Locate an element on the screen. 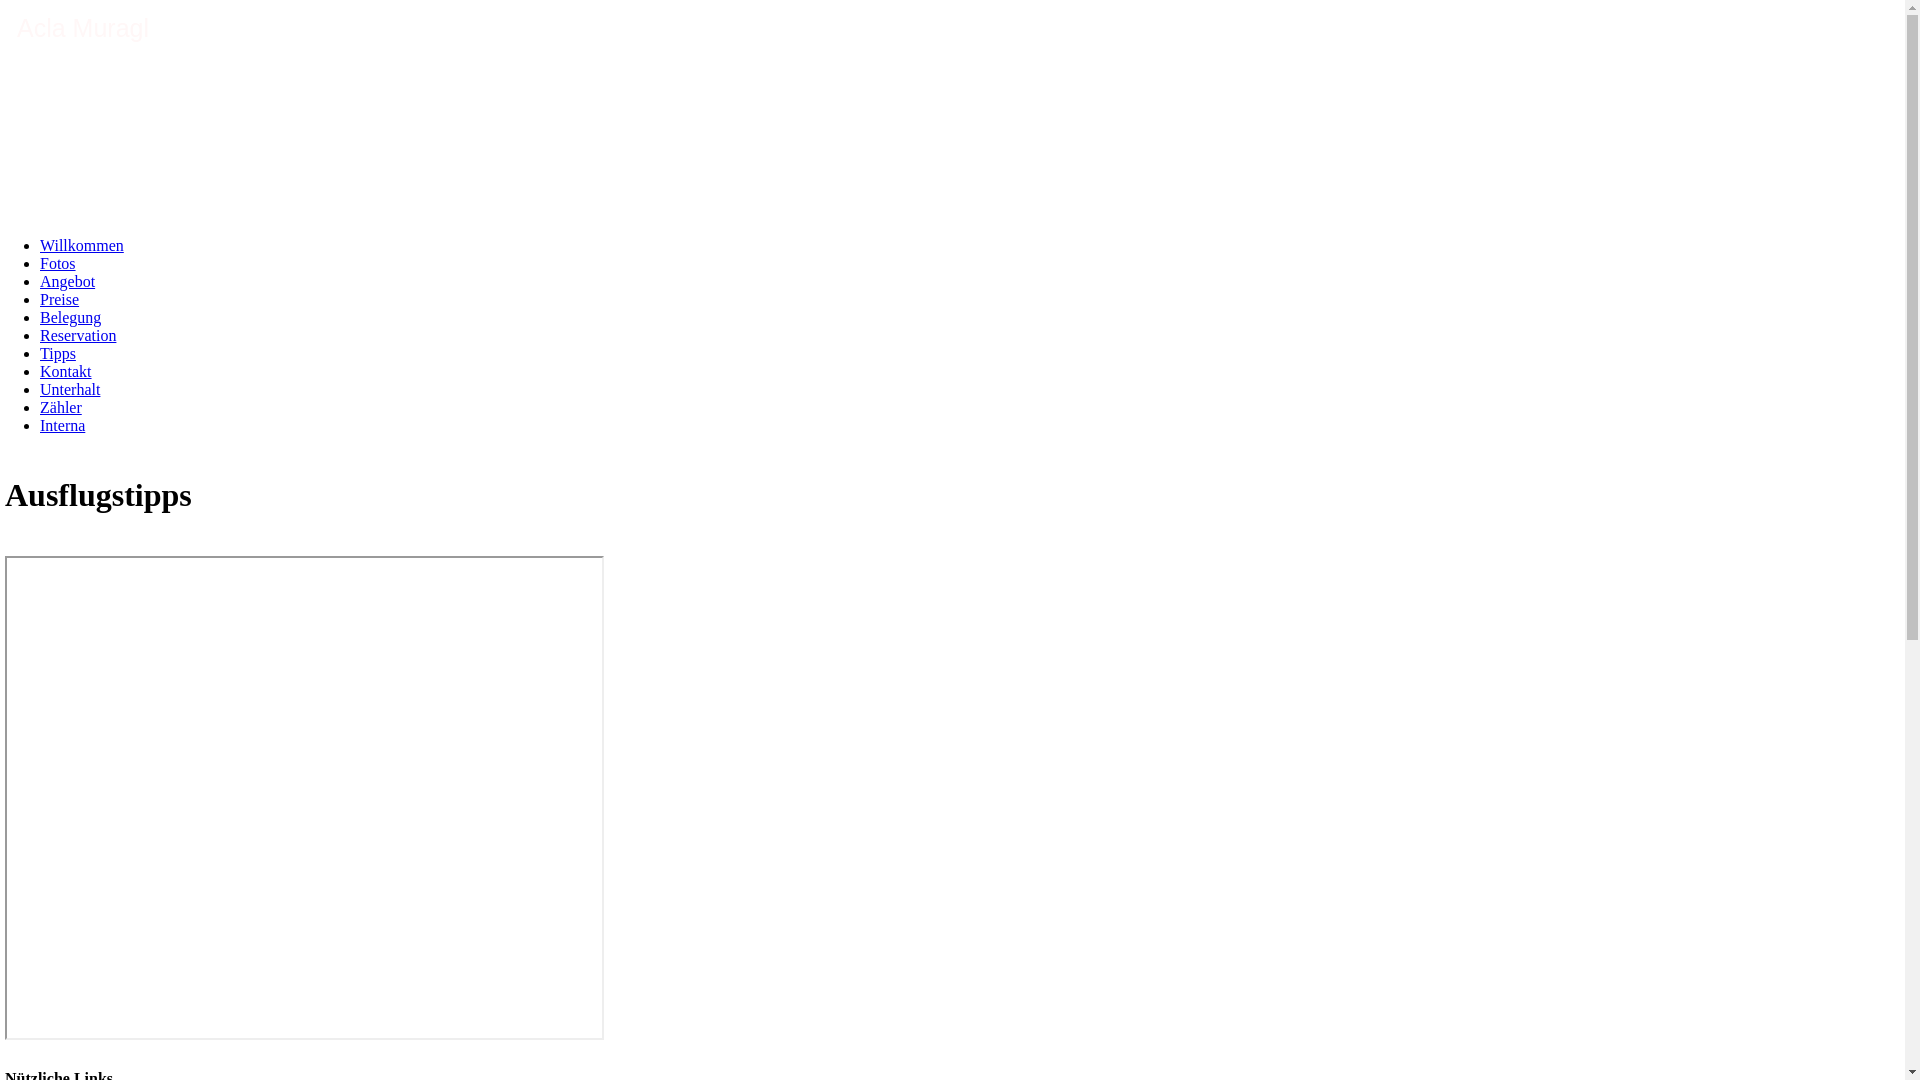  'Reservation' is located at coordinates (39, 334).